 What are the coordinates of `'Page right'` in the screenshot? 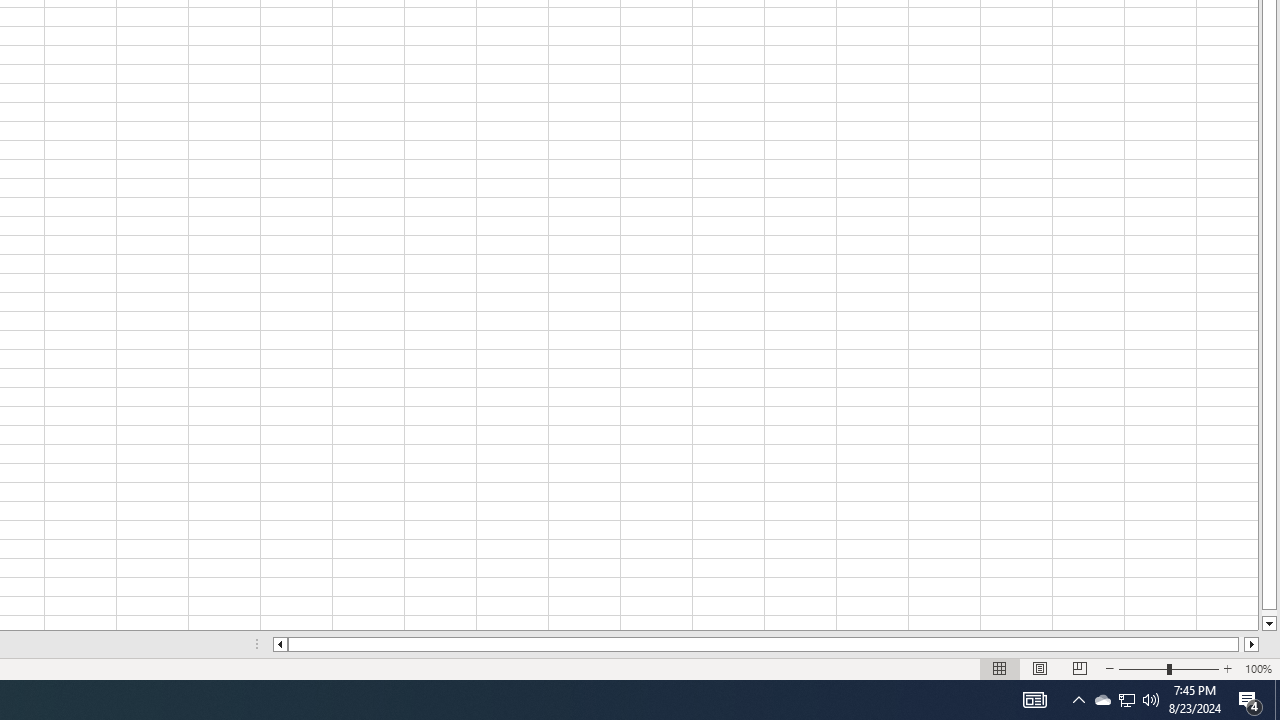 It's located at (1240, 644).